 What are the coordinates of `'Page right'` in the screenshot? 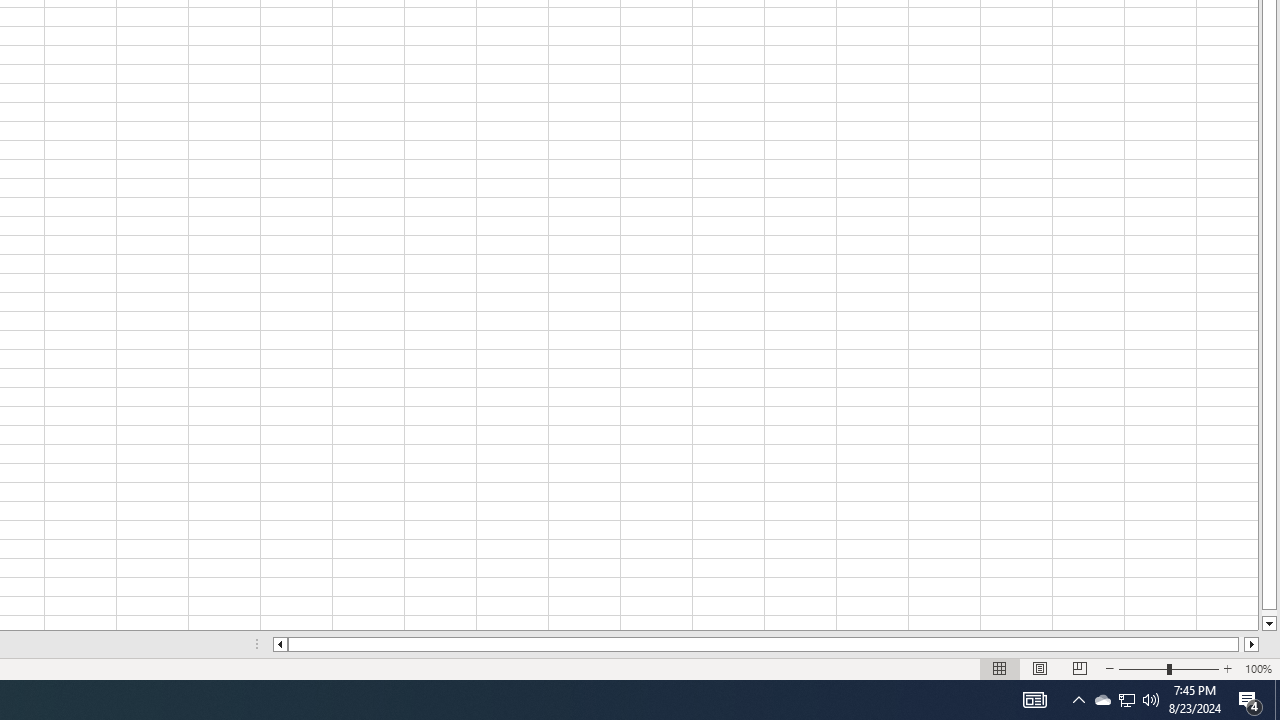 It's located at (1240, 644).